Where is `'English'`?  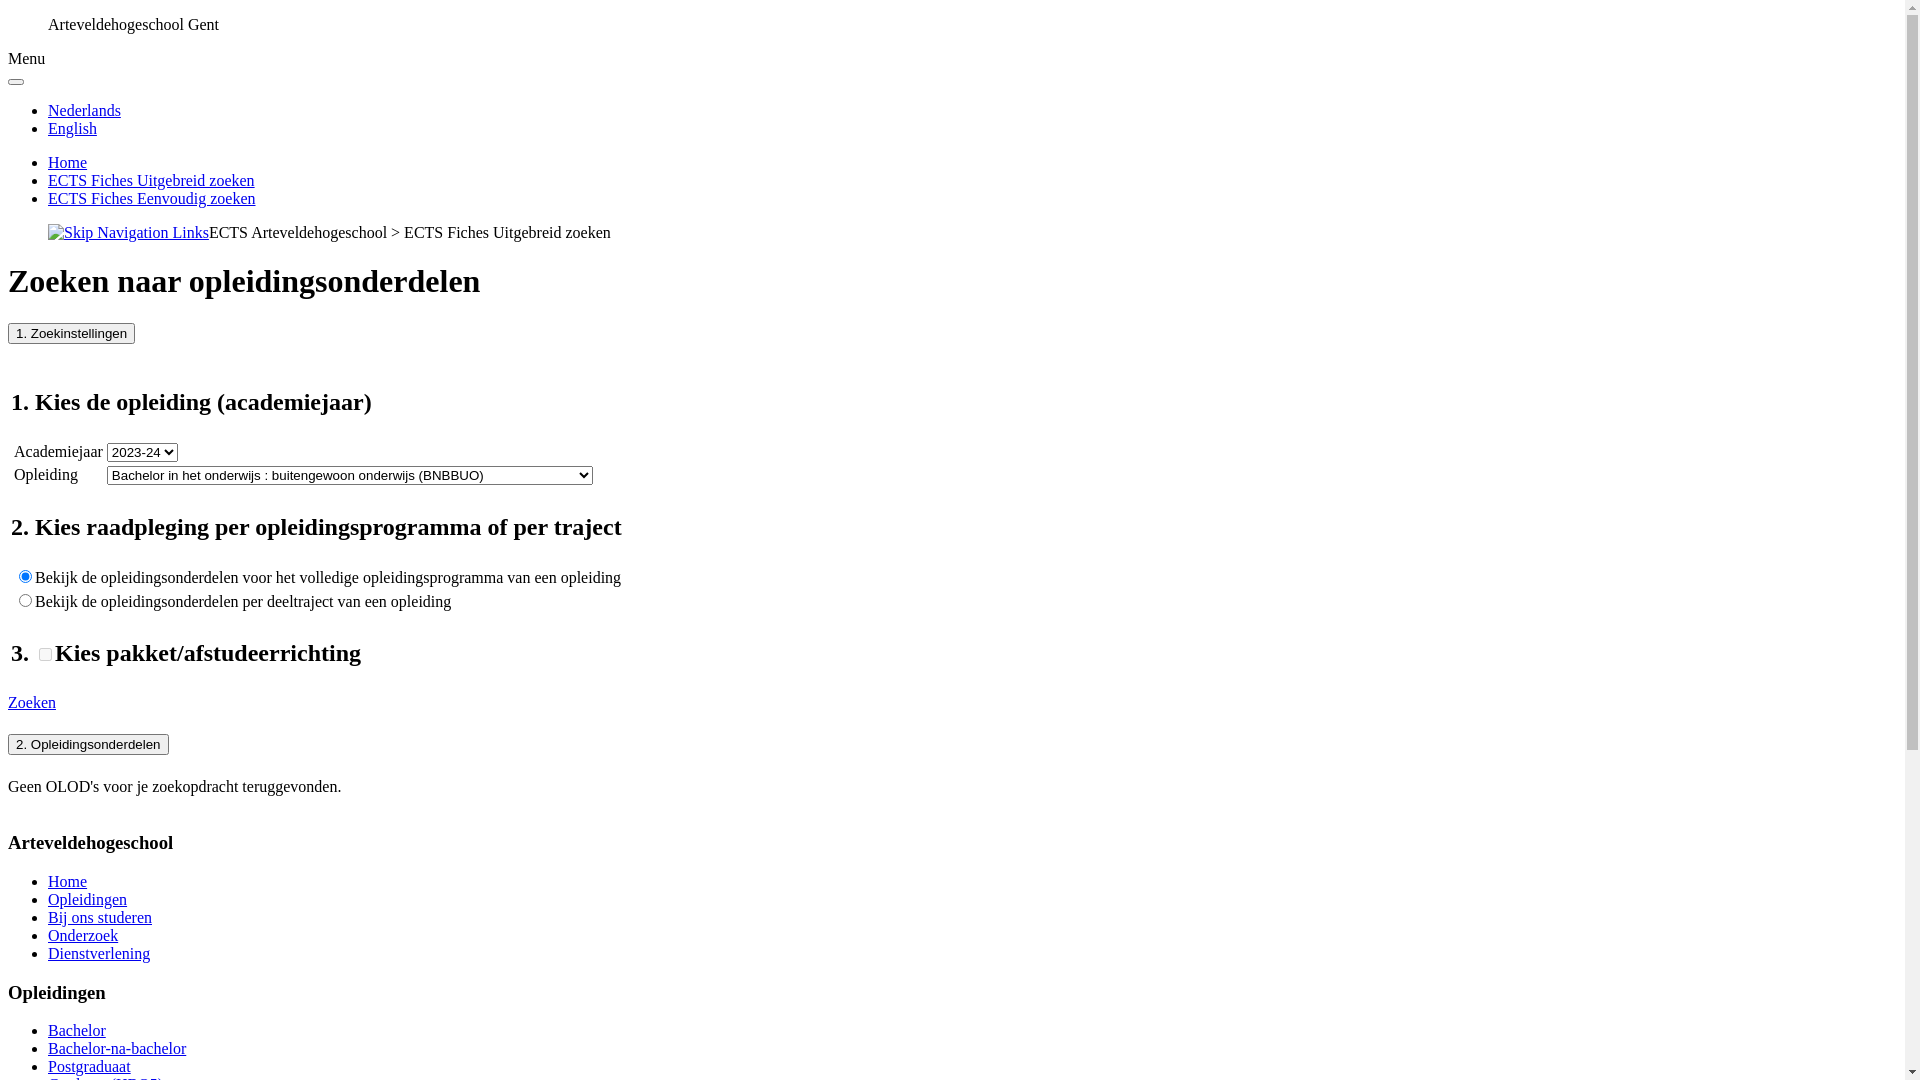 'English' is located at coordinates (72, 128).